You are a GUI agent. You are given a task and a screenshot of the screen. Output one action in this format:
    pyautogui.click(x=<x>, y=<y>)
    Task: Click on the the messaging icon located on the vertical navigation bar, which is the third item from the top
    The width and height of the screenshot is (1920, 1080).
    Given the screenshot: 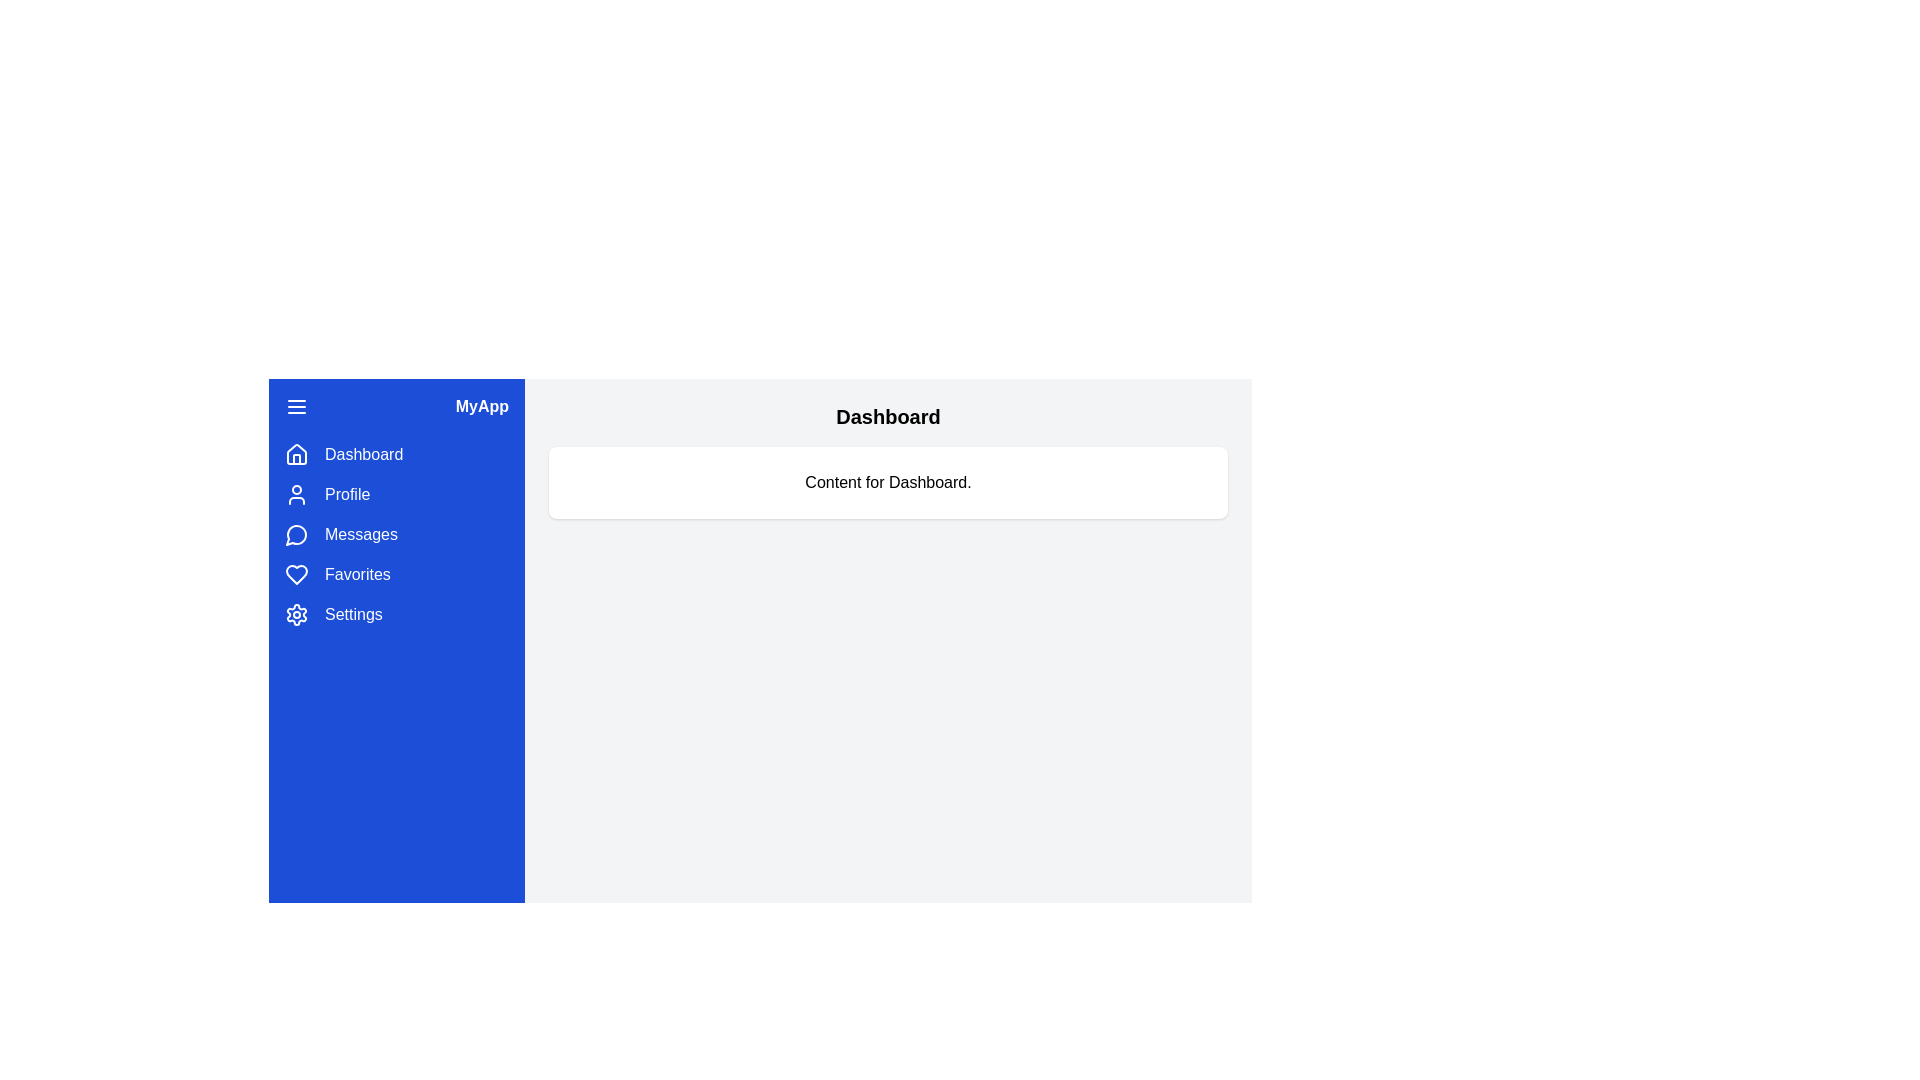 What is the action you would take?
    pyautogui.click(x=295, y=534)
    